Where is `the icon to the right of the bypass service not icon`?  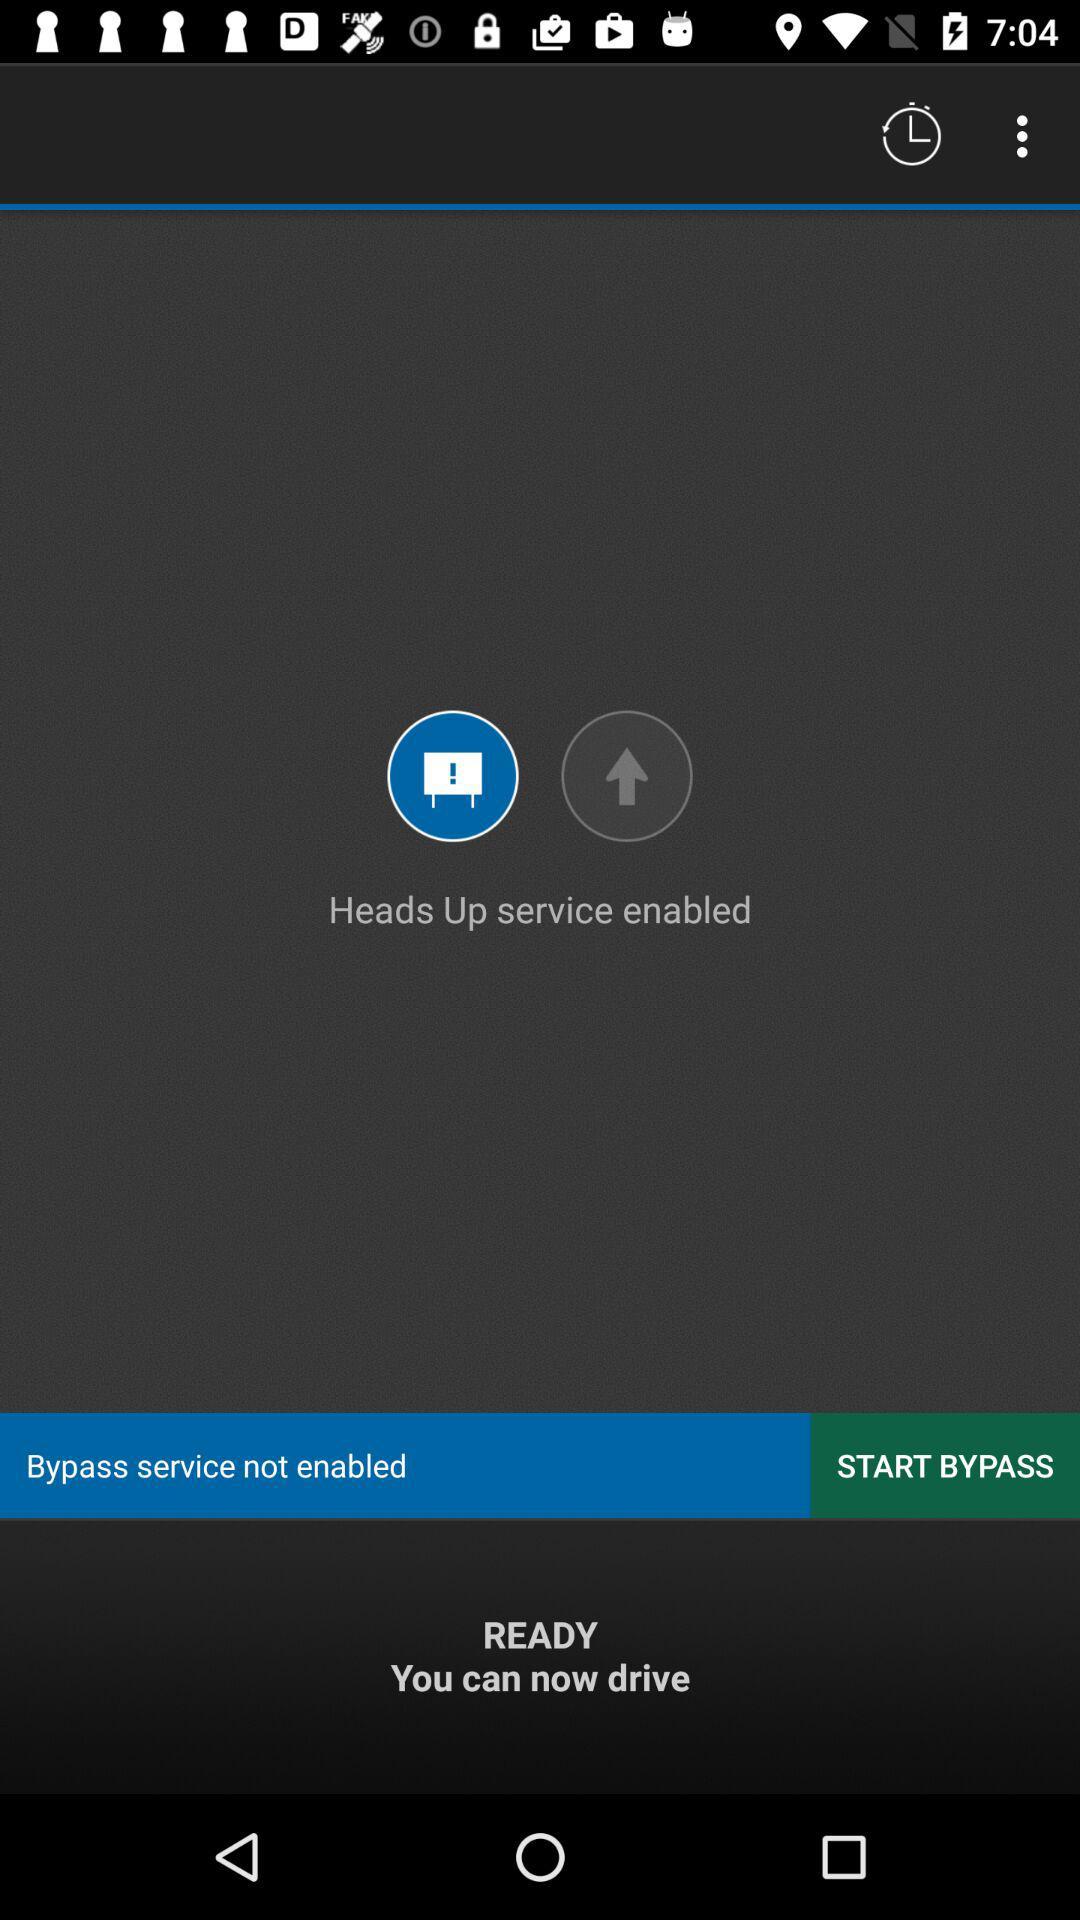 the icon to the right of the bypass service not icon is located at coordinates (945, 1465).